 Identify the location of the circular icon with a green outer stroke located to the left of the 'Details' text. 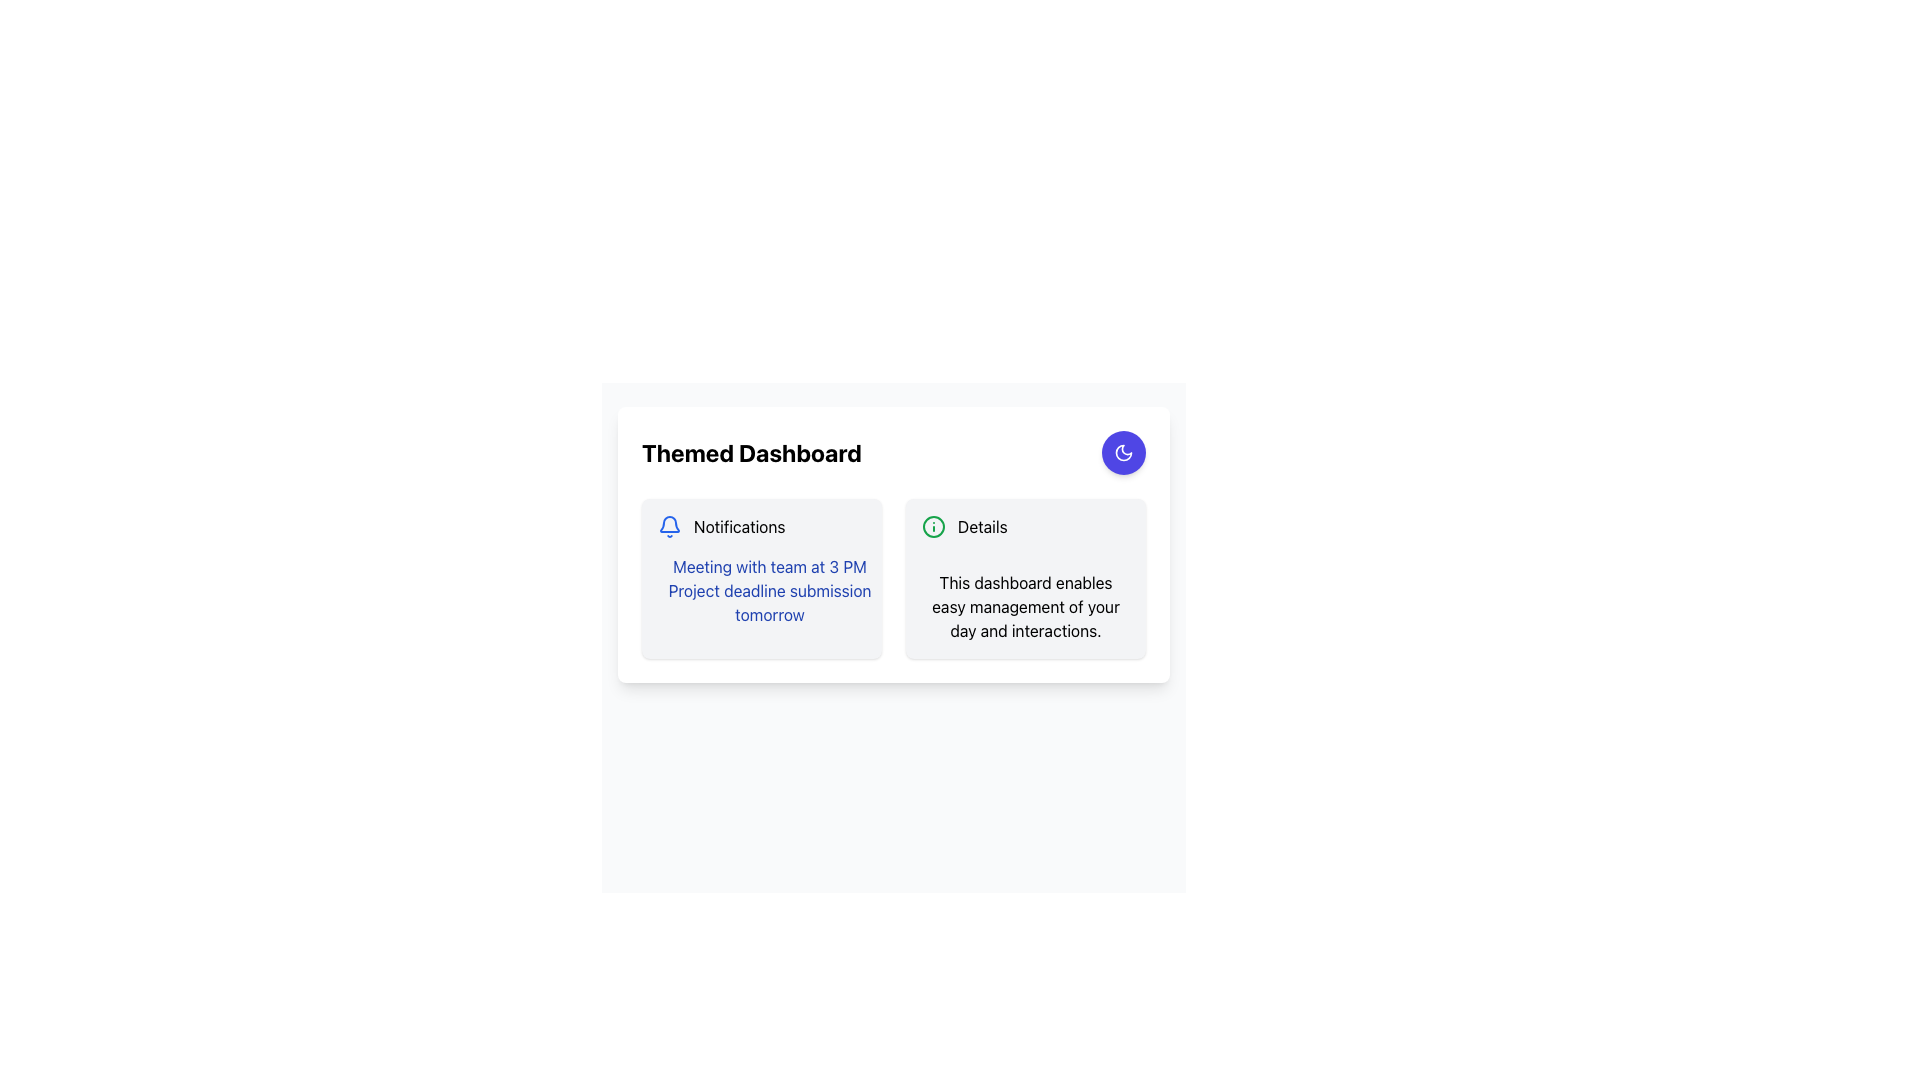
(933, 526).